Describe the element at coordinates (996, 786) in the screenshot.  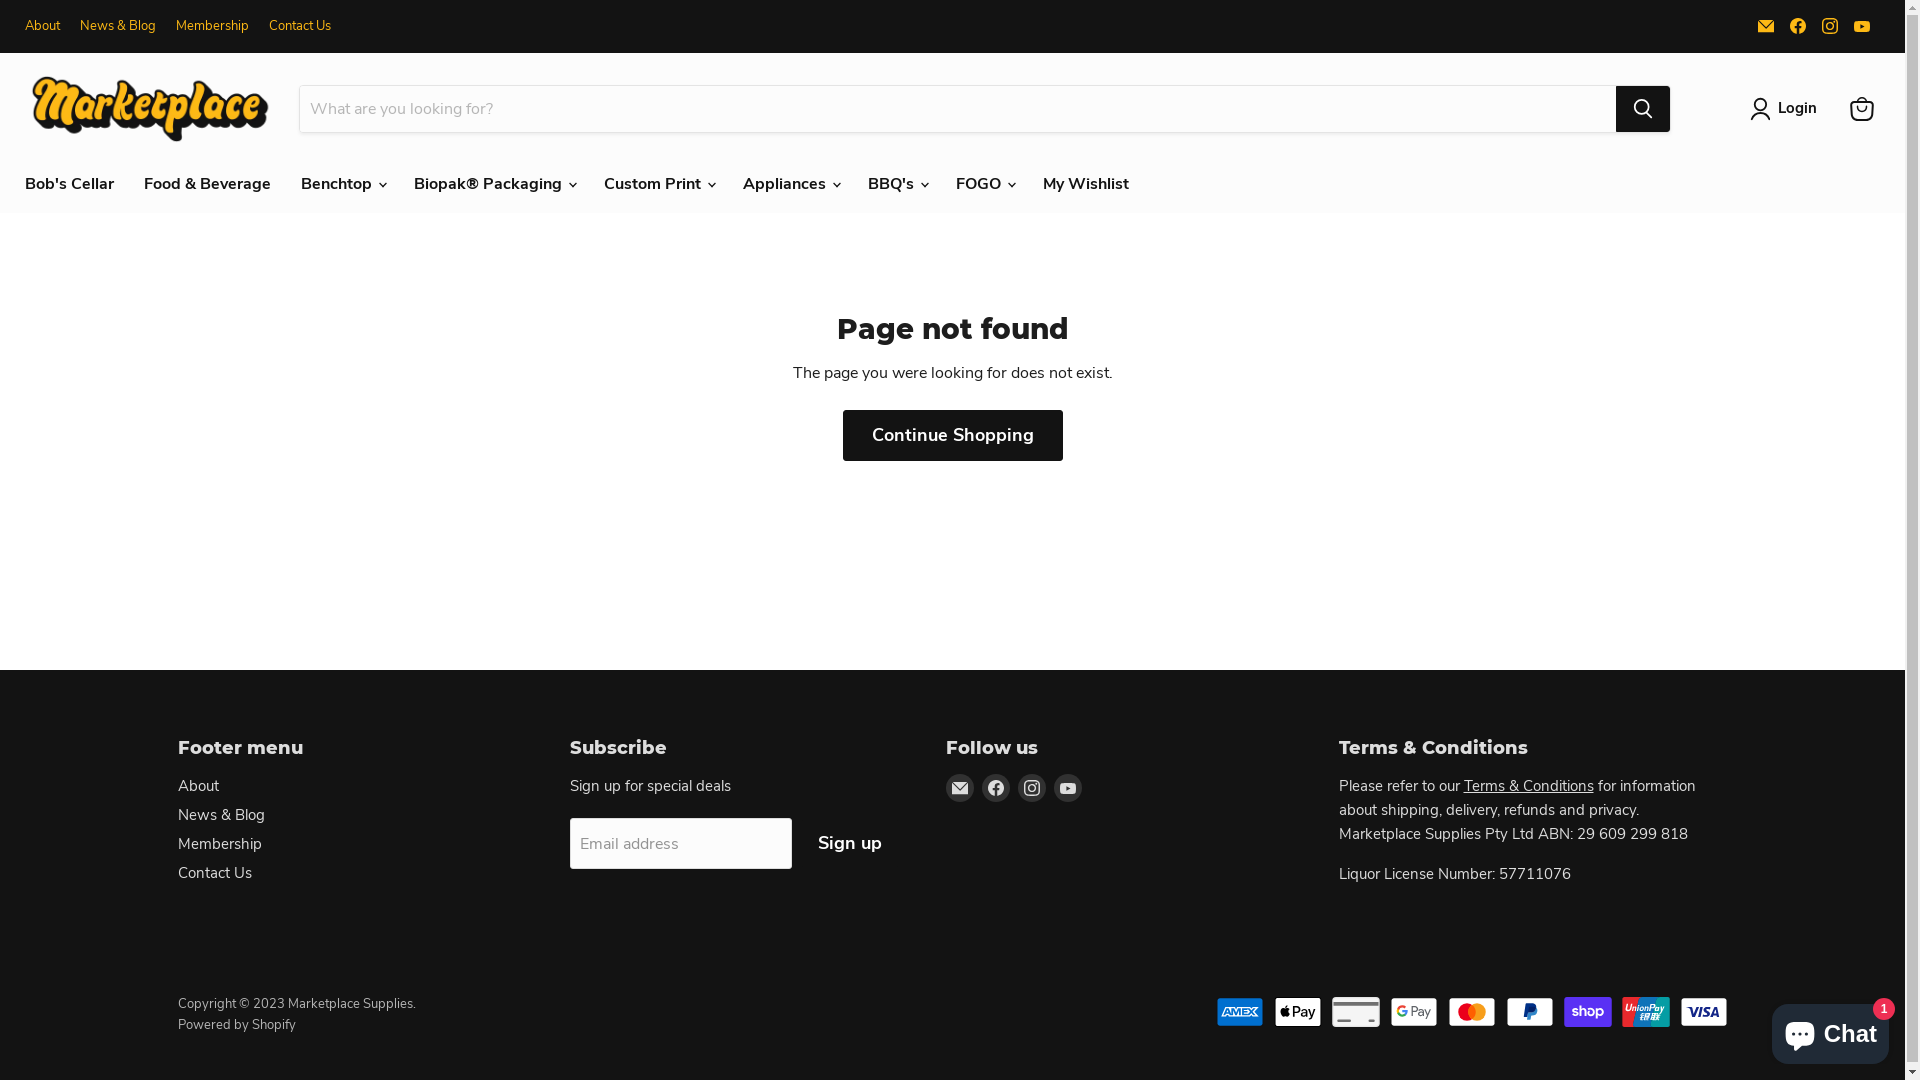
I see `'Find us on Facebook'` at that location.